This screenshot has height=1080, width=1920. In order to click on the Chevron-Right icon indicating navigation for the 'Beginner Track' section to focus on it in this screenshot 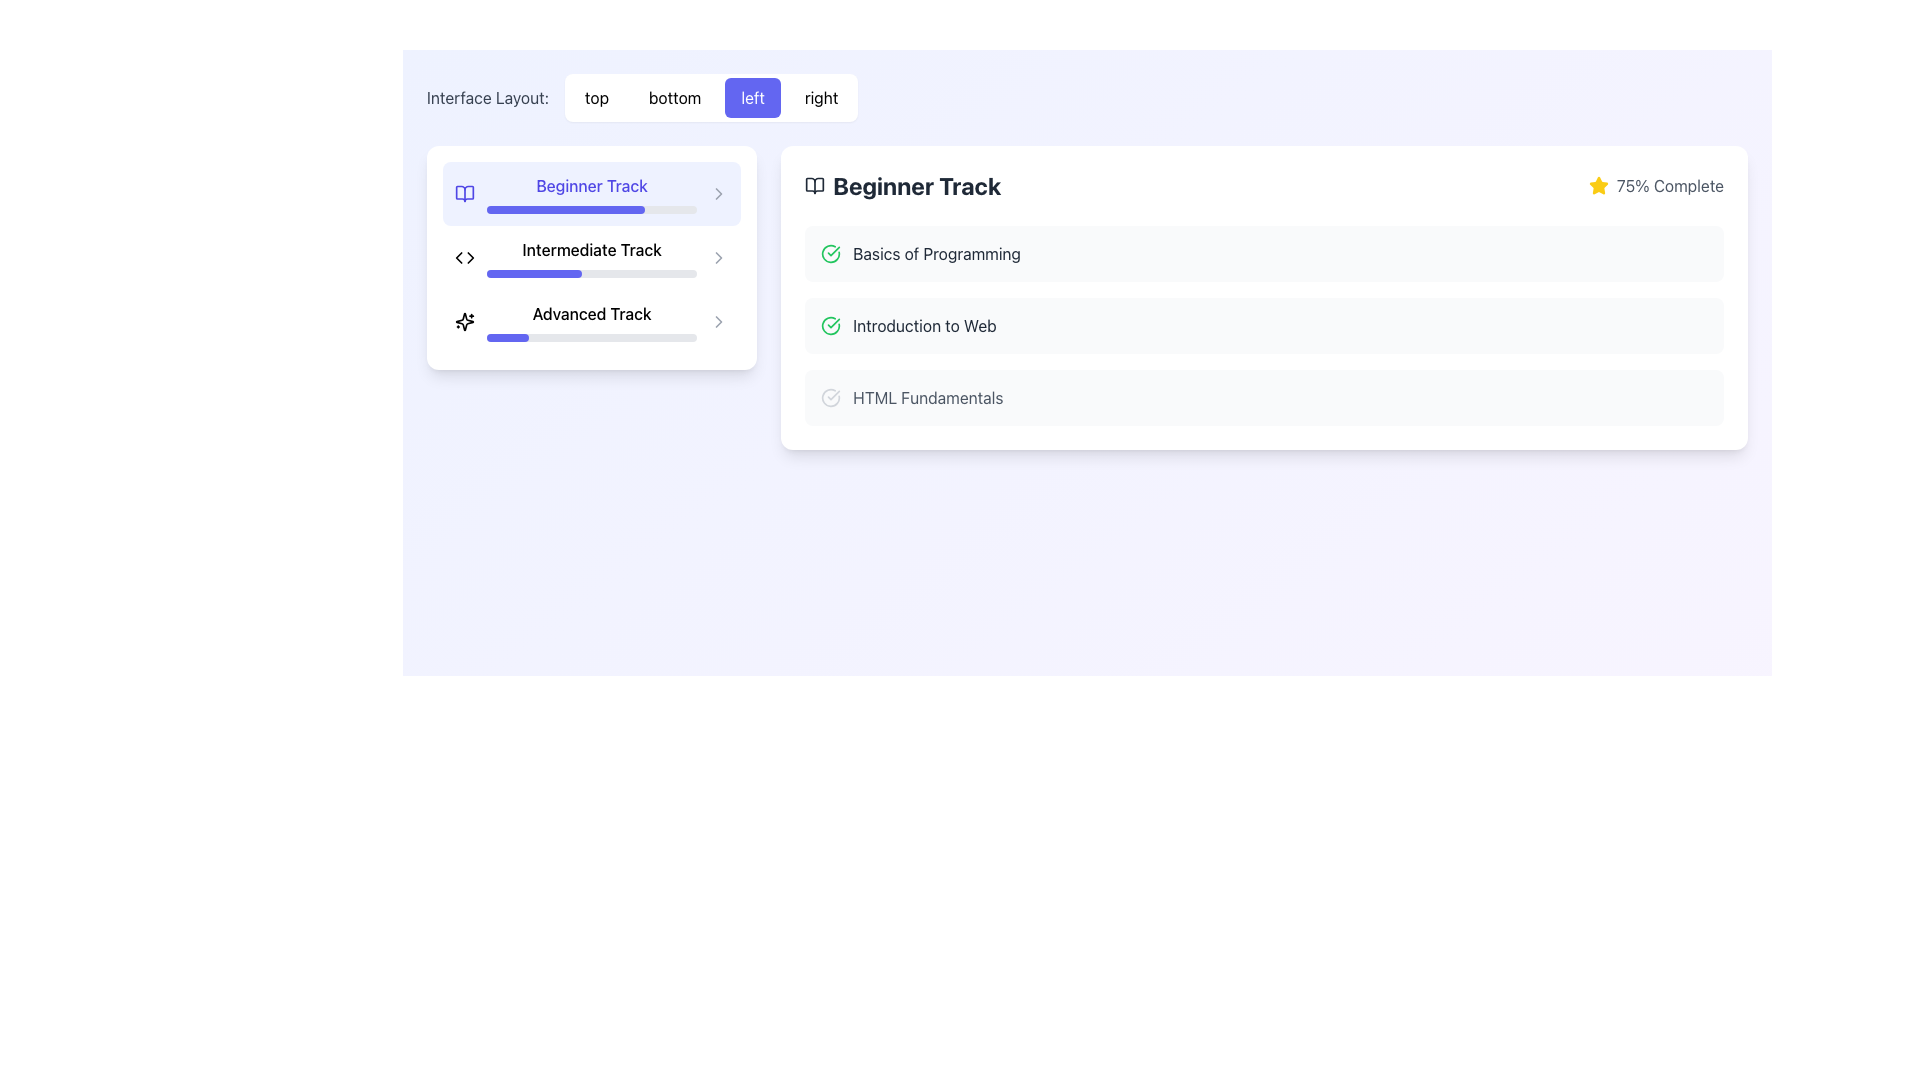, I will do `click(719, 193)`.